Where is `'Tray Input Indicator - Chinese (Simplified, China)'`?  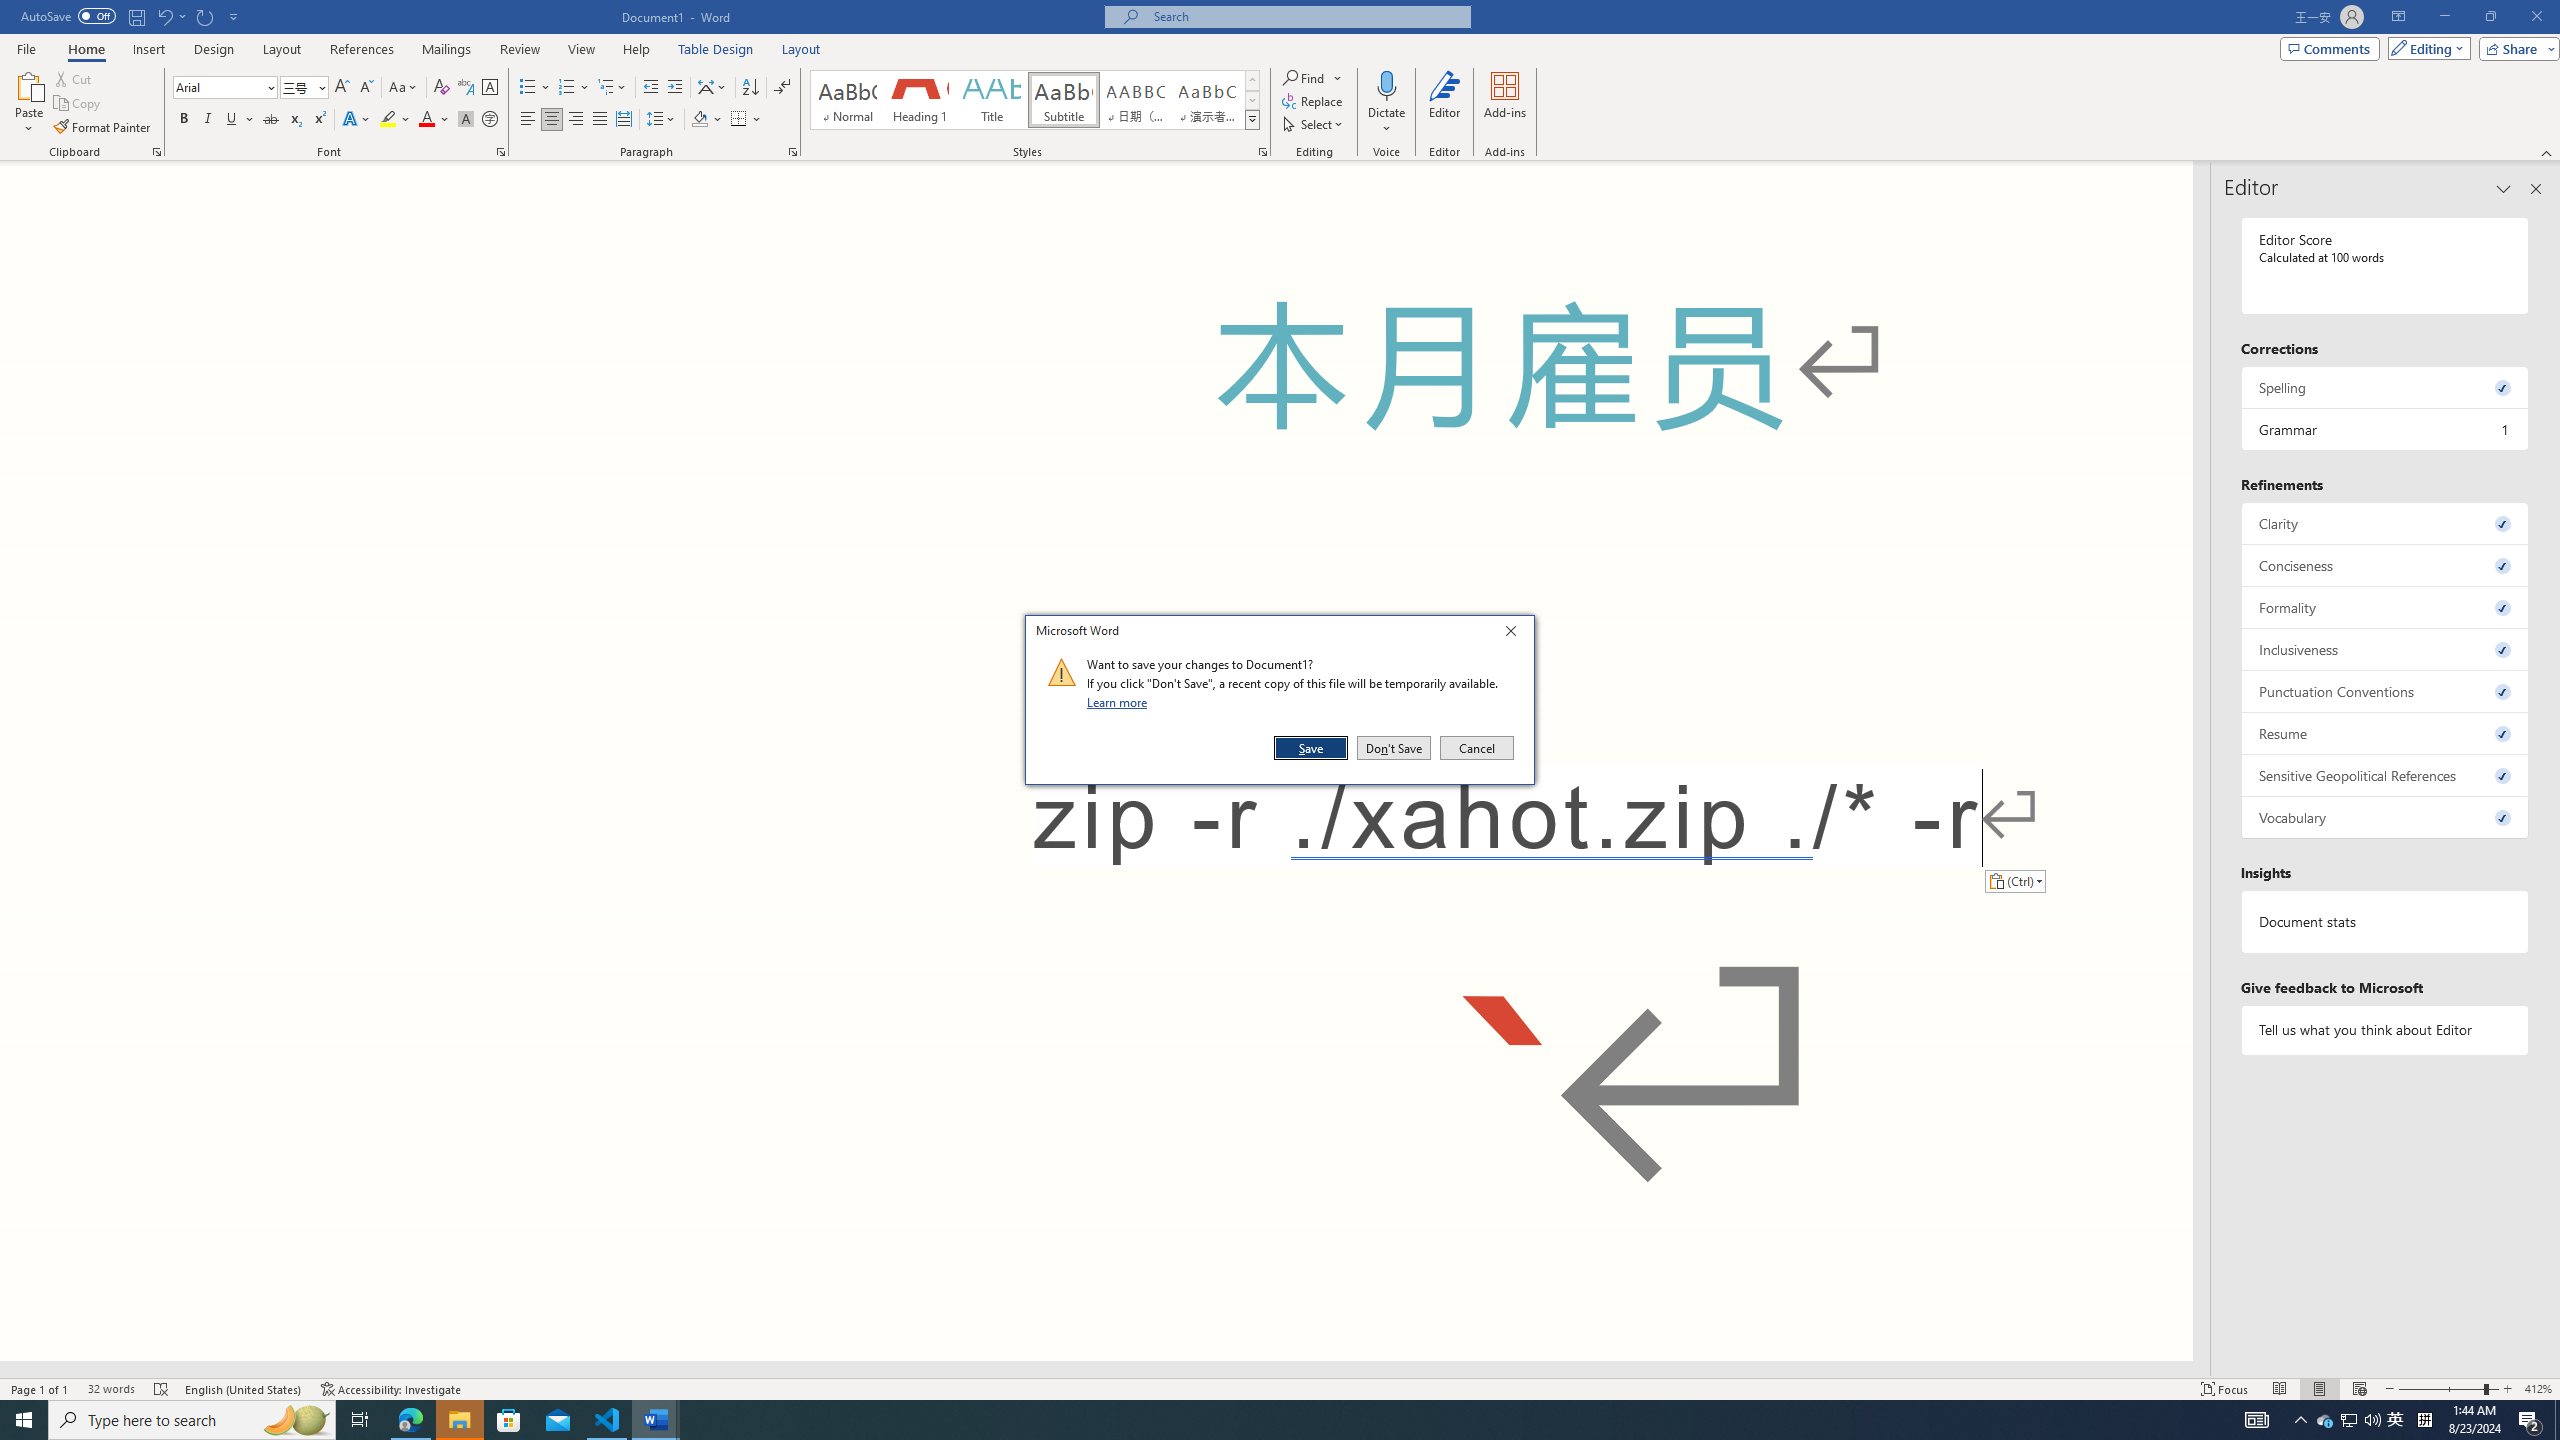 'Tray Input Indicator - Chinese (Simplified, China)' is located at coordinates (2424, 1418).